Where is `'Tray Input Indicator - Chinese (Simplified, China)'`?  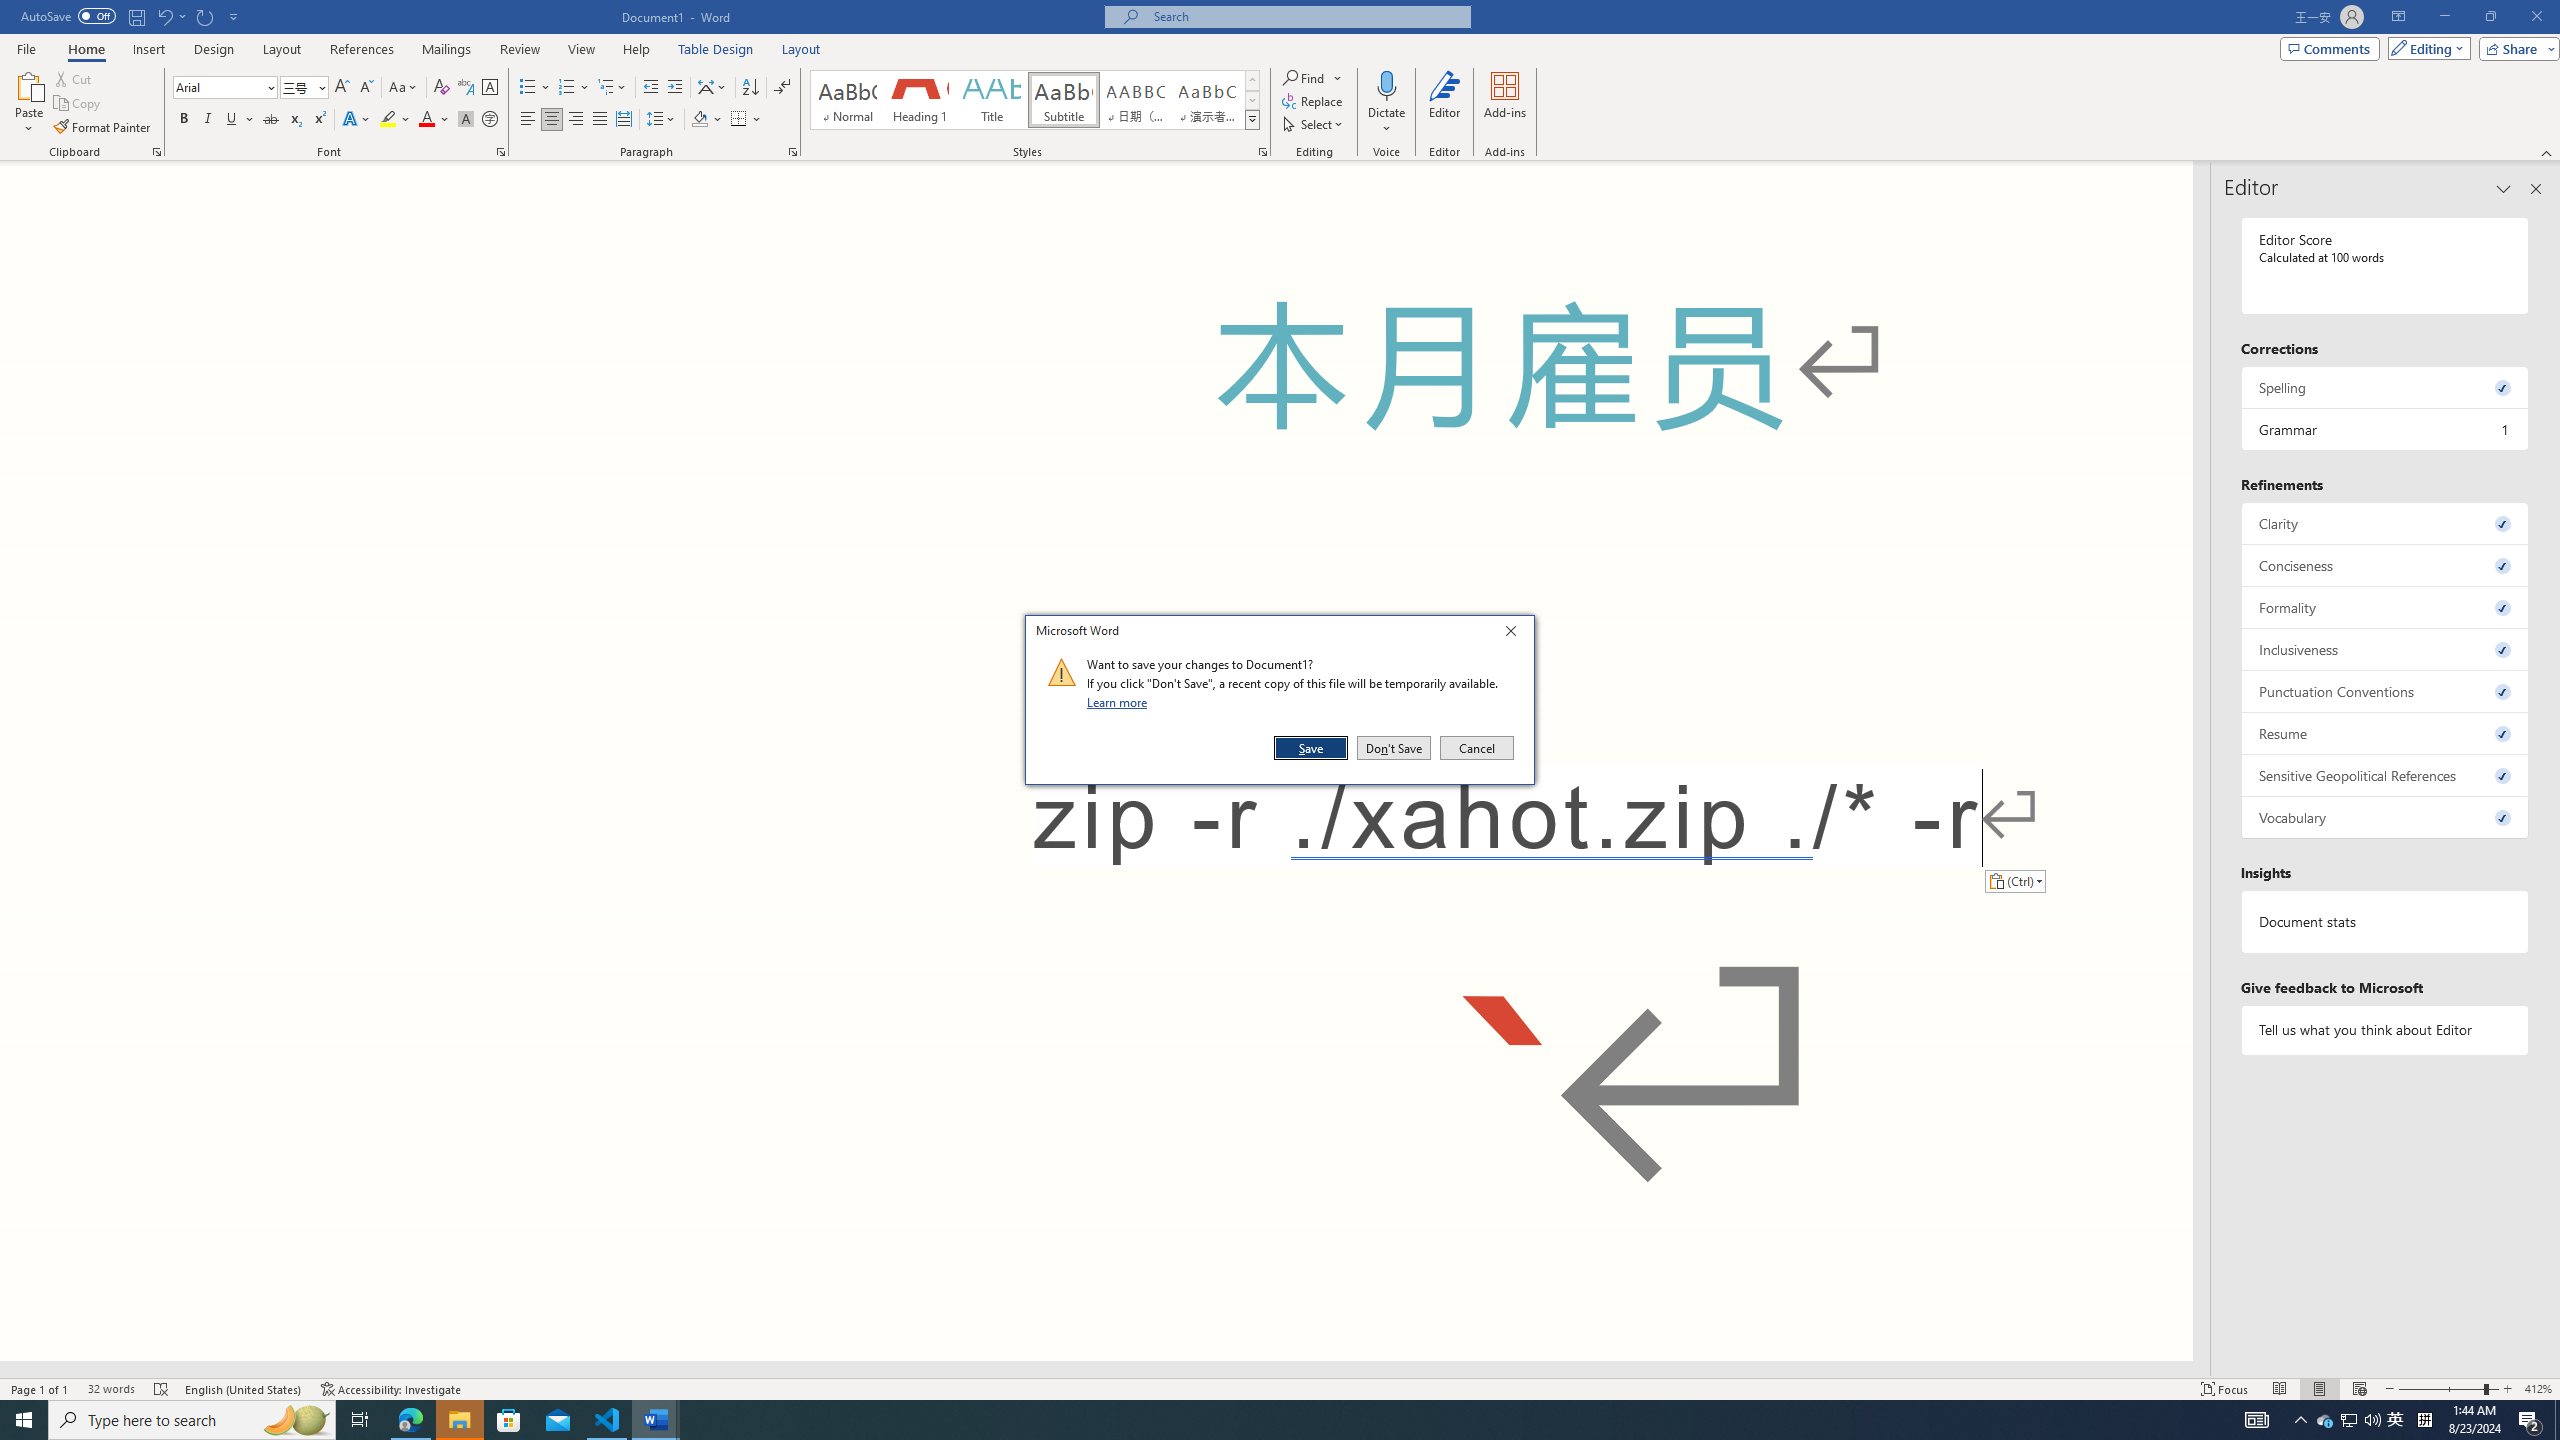 'Tray Input Indicator - Chinese (Simplified, China)' is located at coordinates (2424, 1418).